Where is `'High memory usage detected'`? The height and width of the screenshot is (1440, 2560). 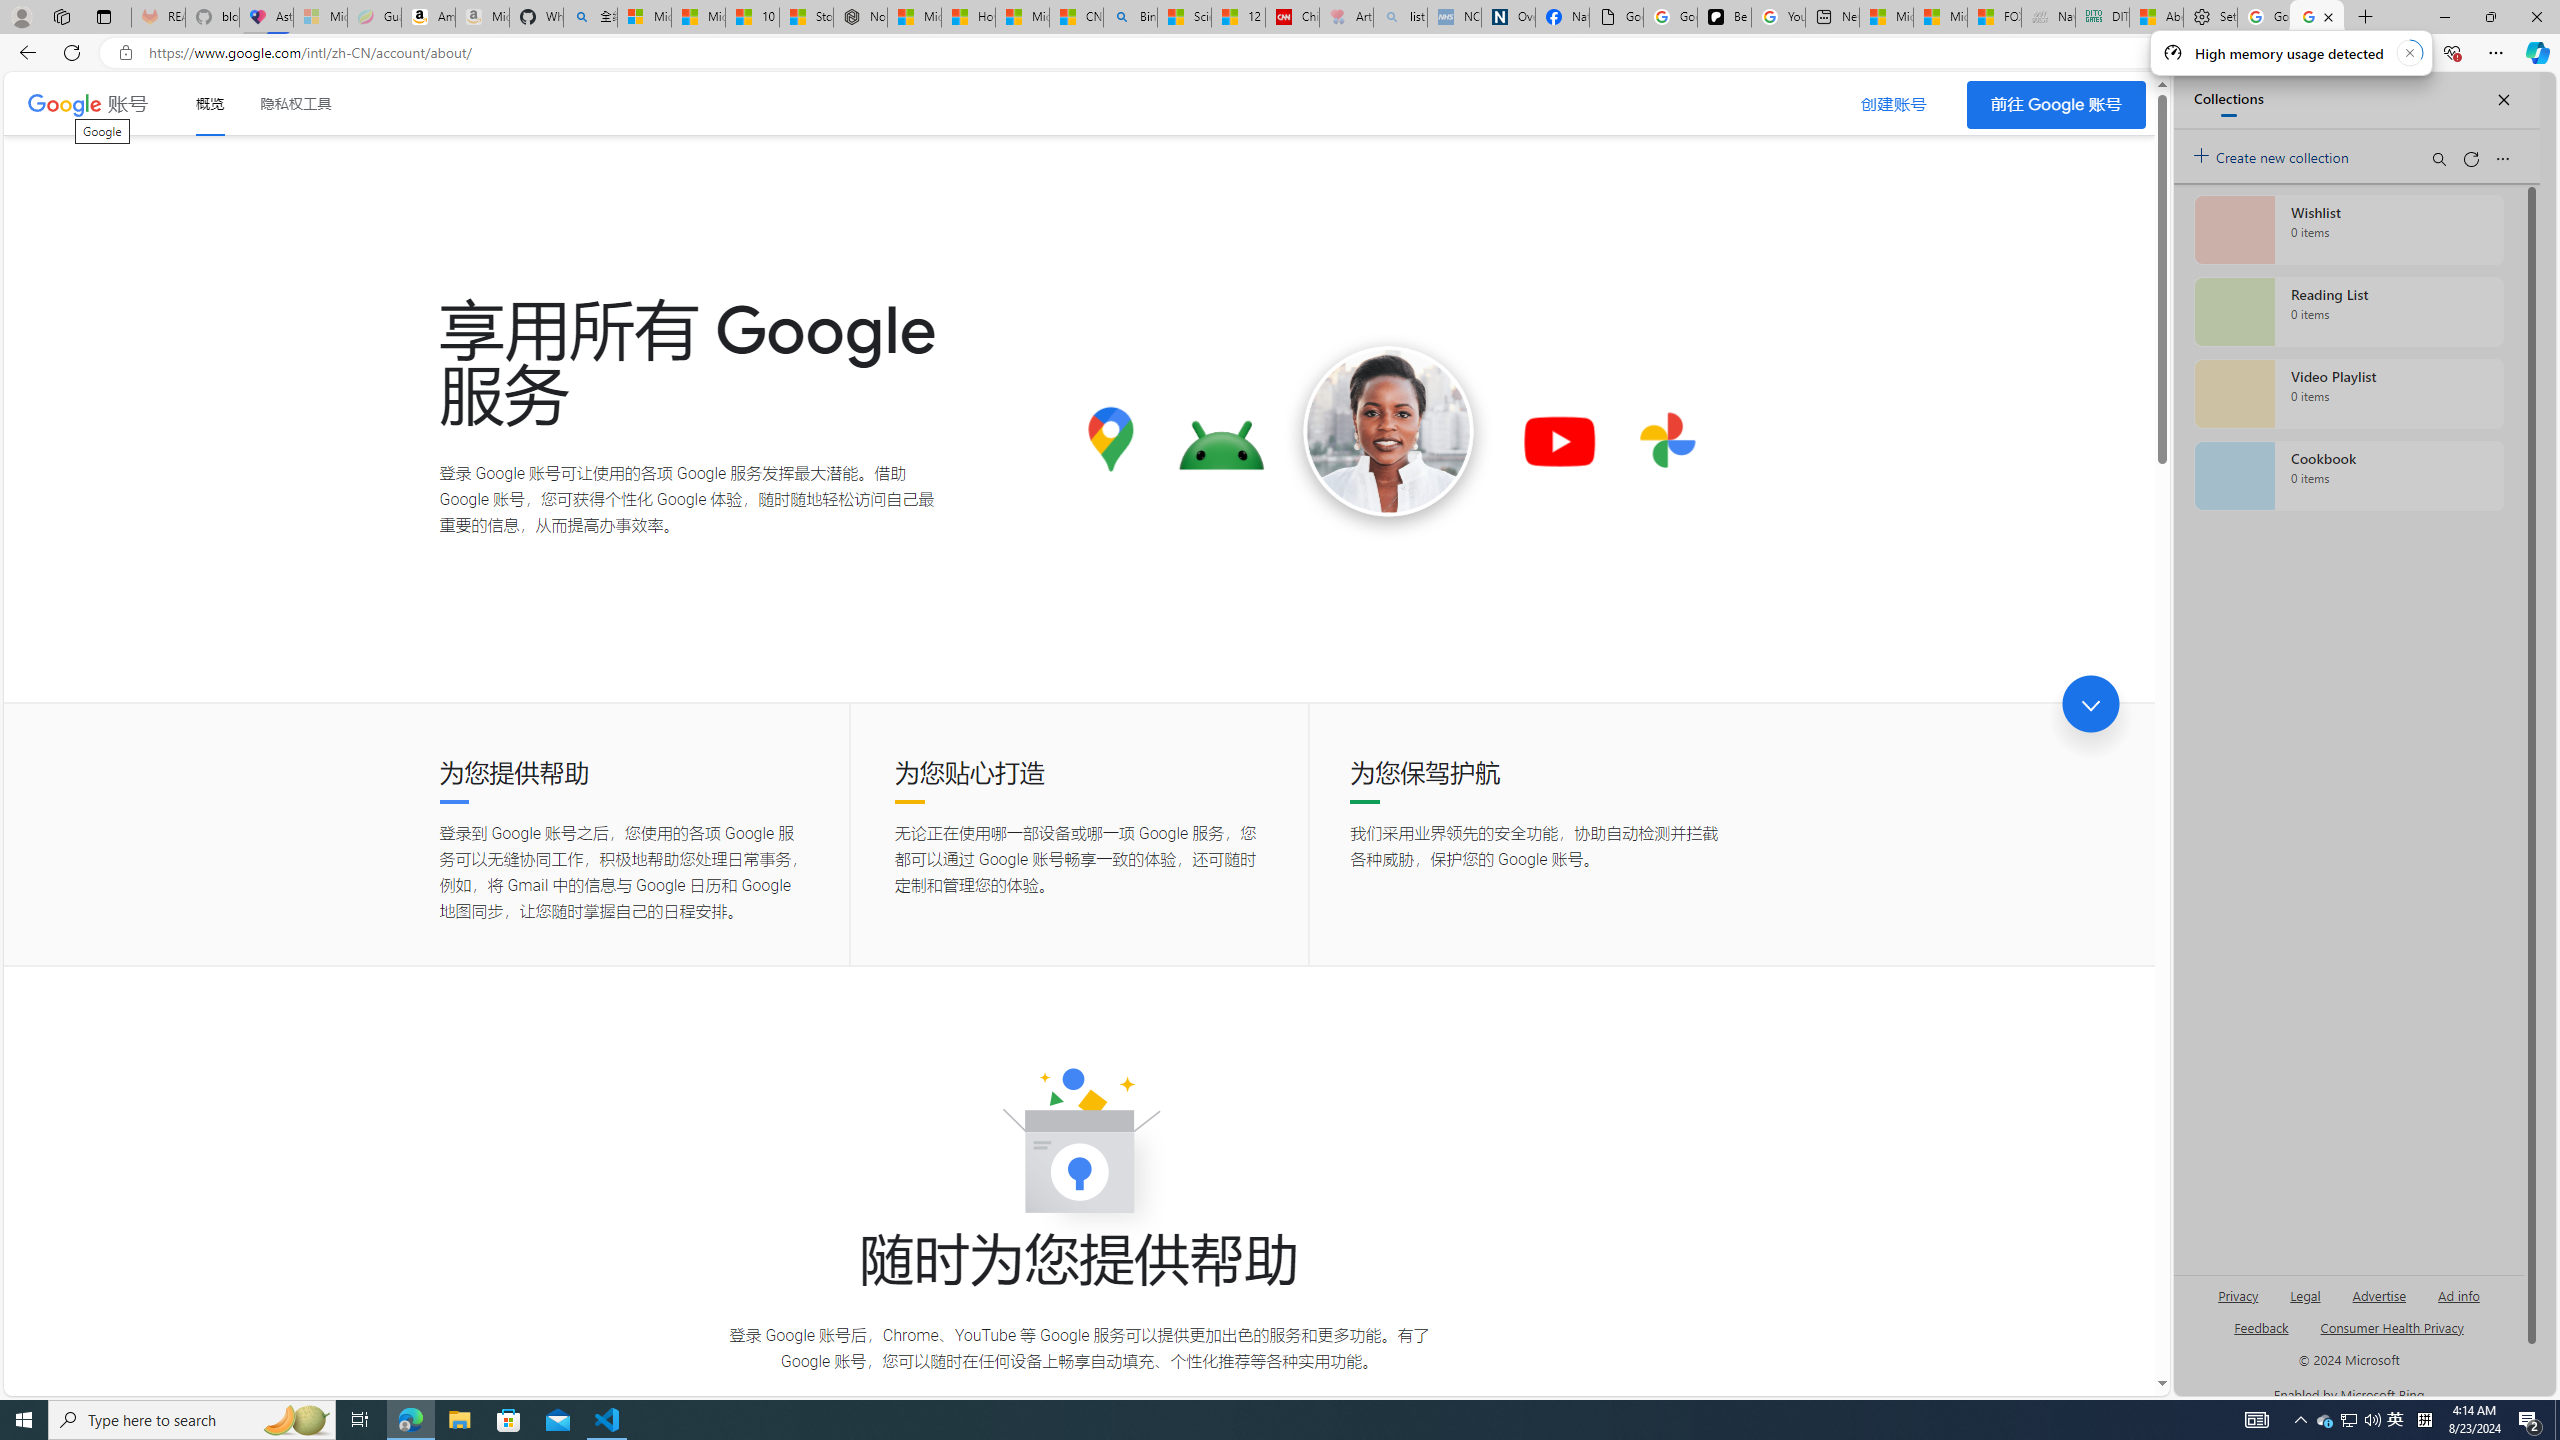 'High memory usage detected' is located at coordinates (2288, 53).